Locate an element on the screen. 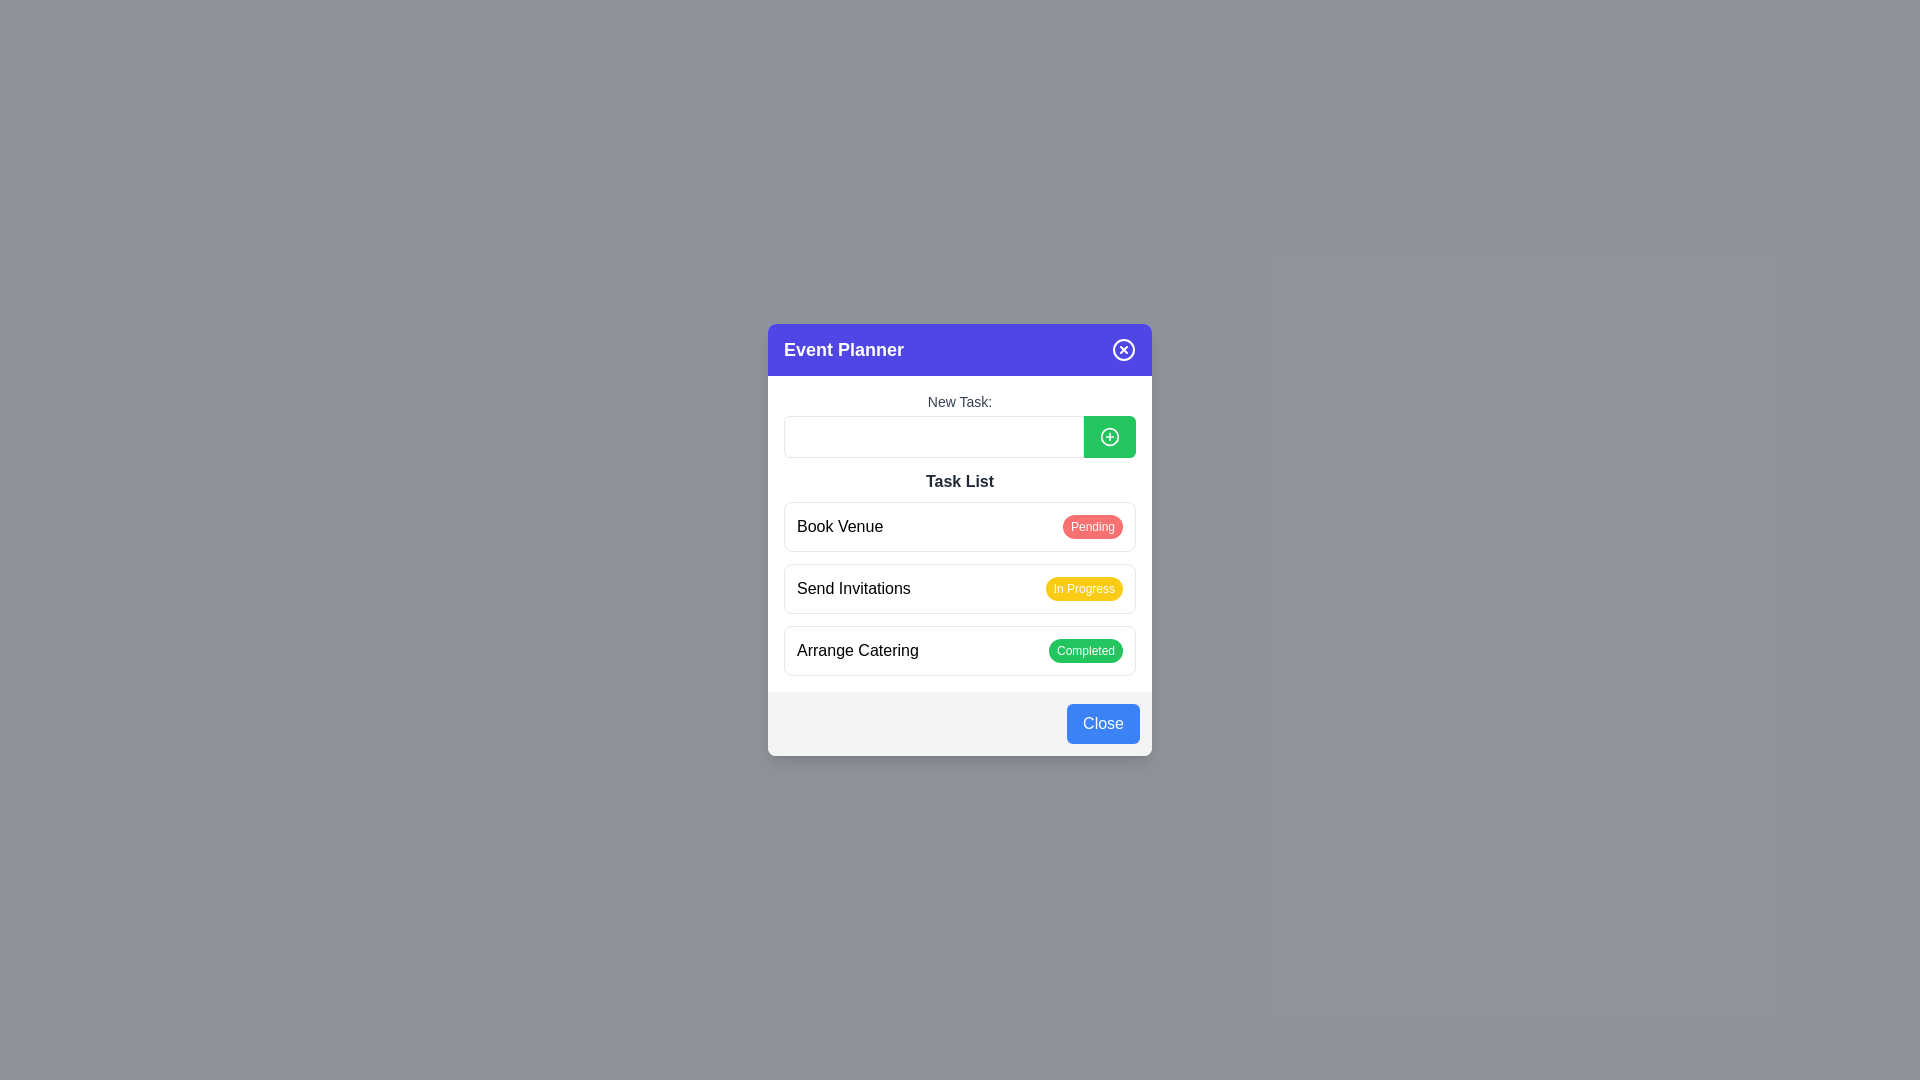  the green button with rounded corners and a plus icon is located at coordinates (1108, 435).